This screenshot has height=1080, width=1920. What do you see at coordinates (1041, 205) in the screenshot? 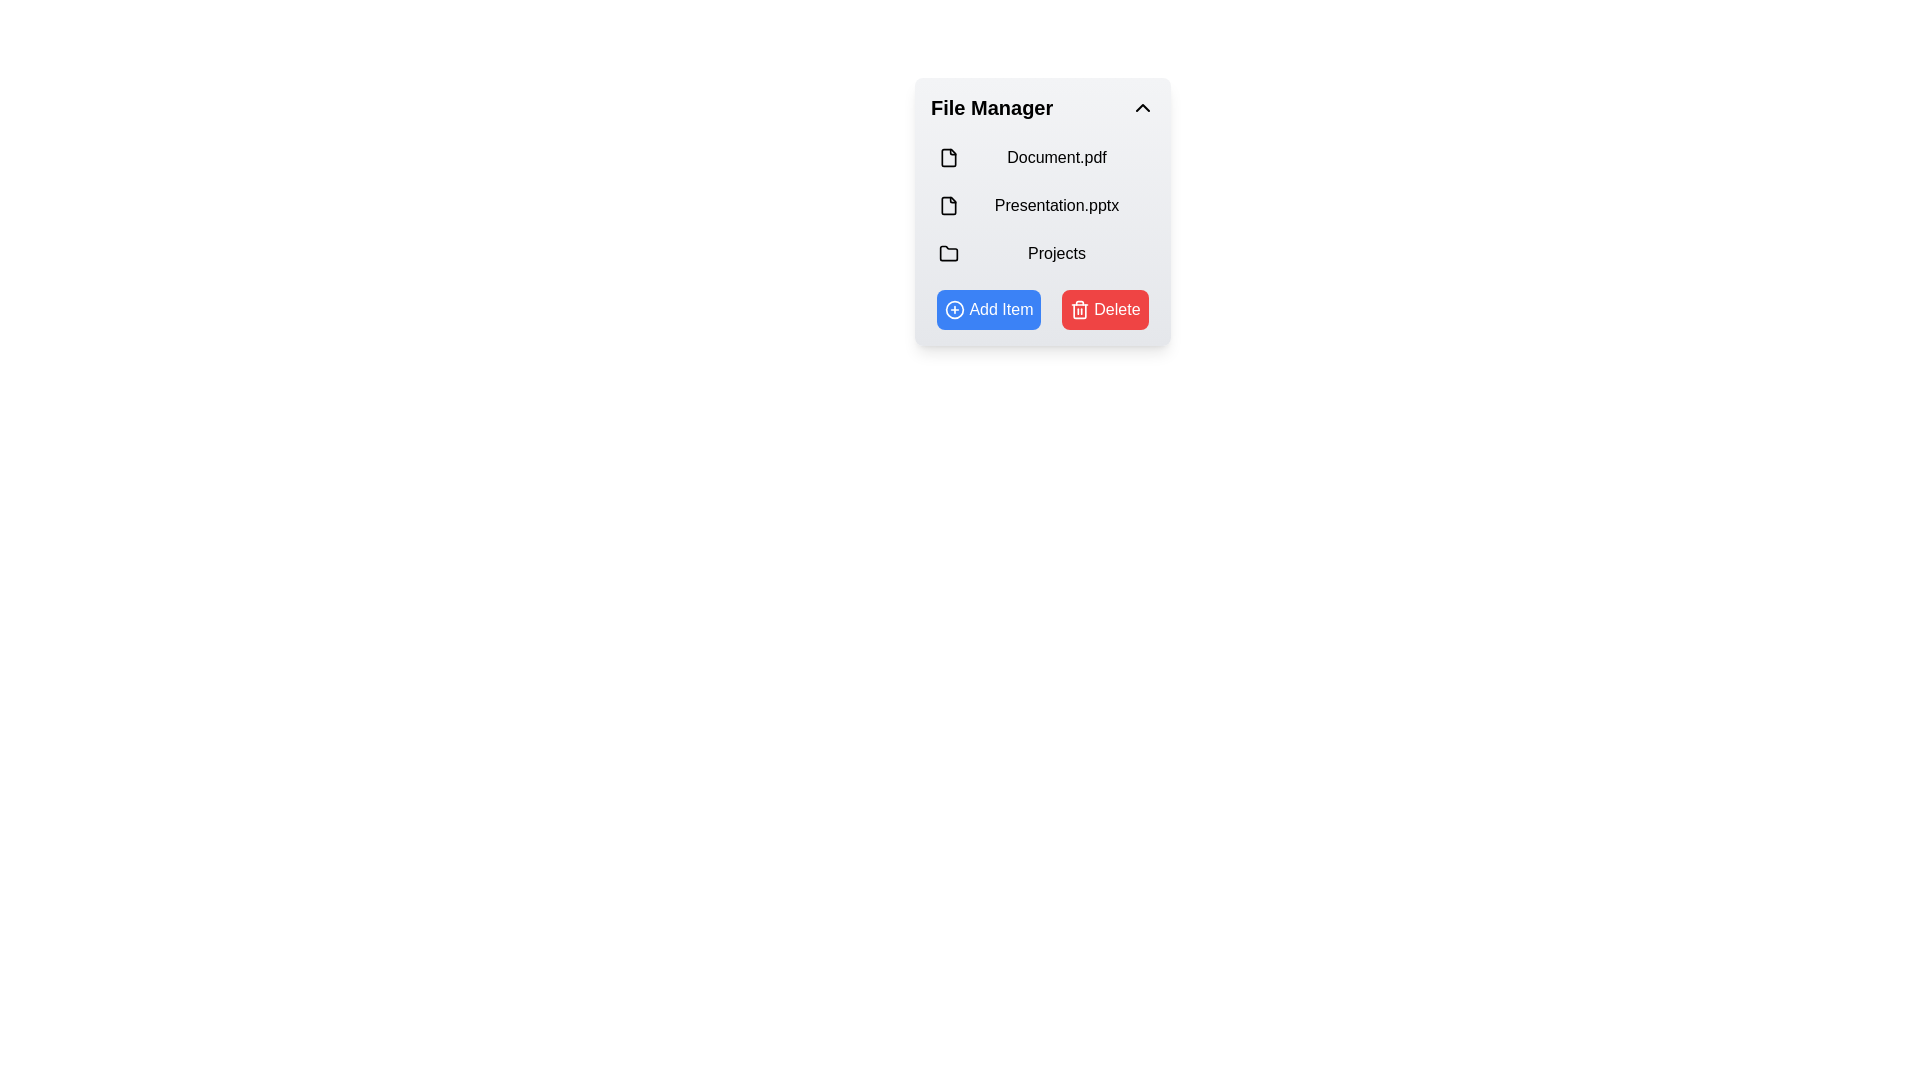
I see `on the File list item labeled 'Presentation.pptx'` at bounding box center [1041, 205].